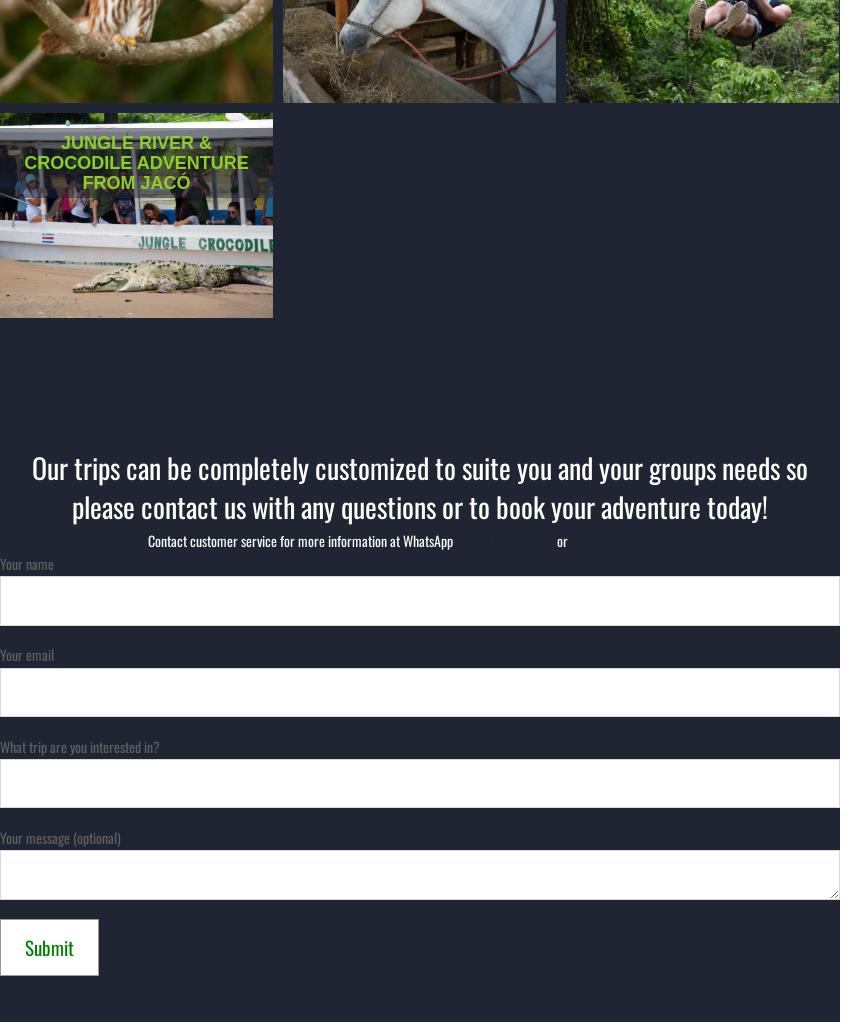  Describe the element at coordinates (561, 539) in the screenshot. I see `'or'` at that location.